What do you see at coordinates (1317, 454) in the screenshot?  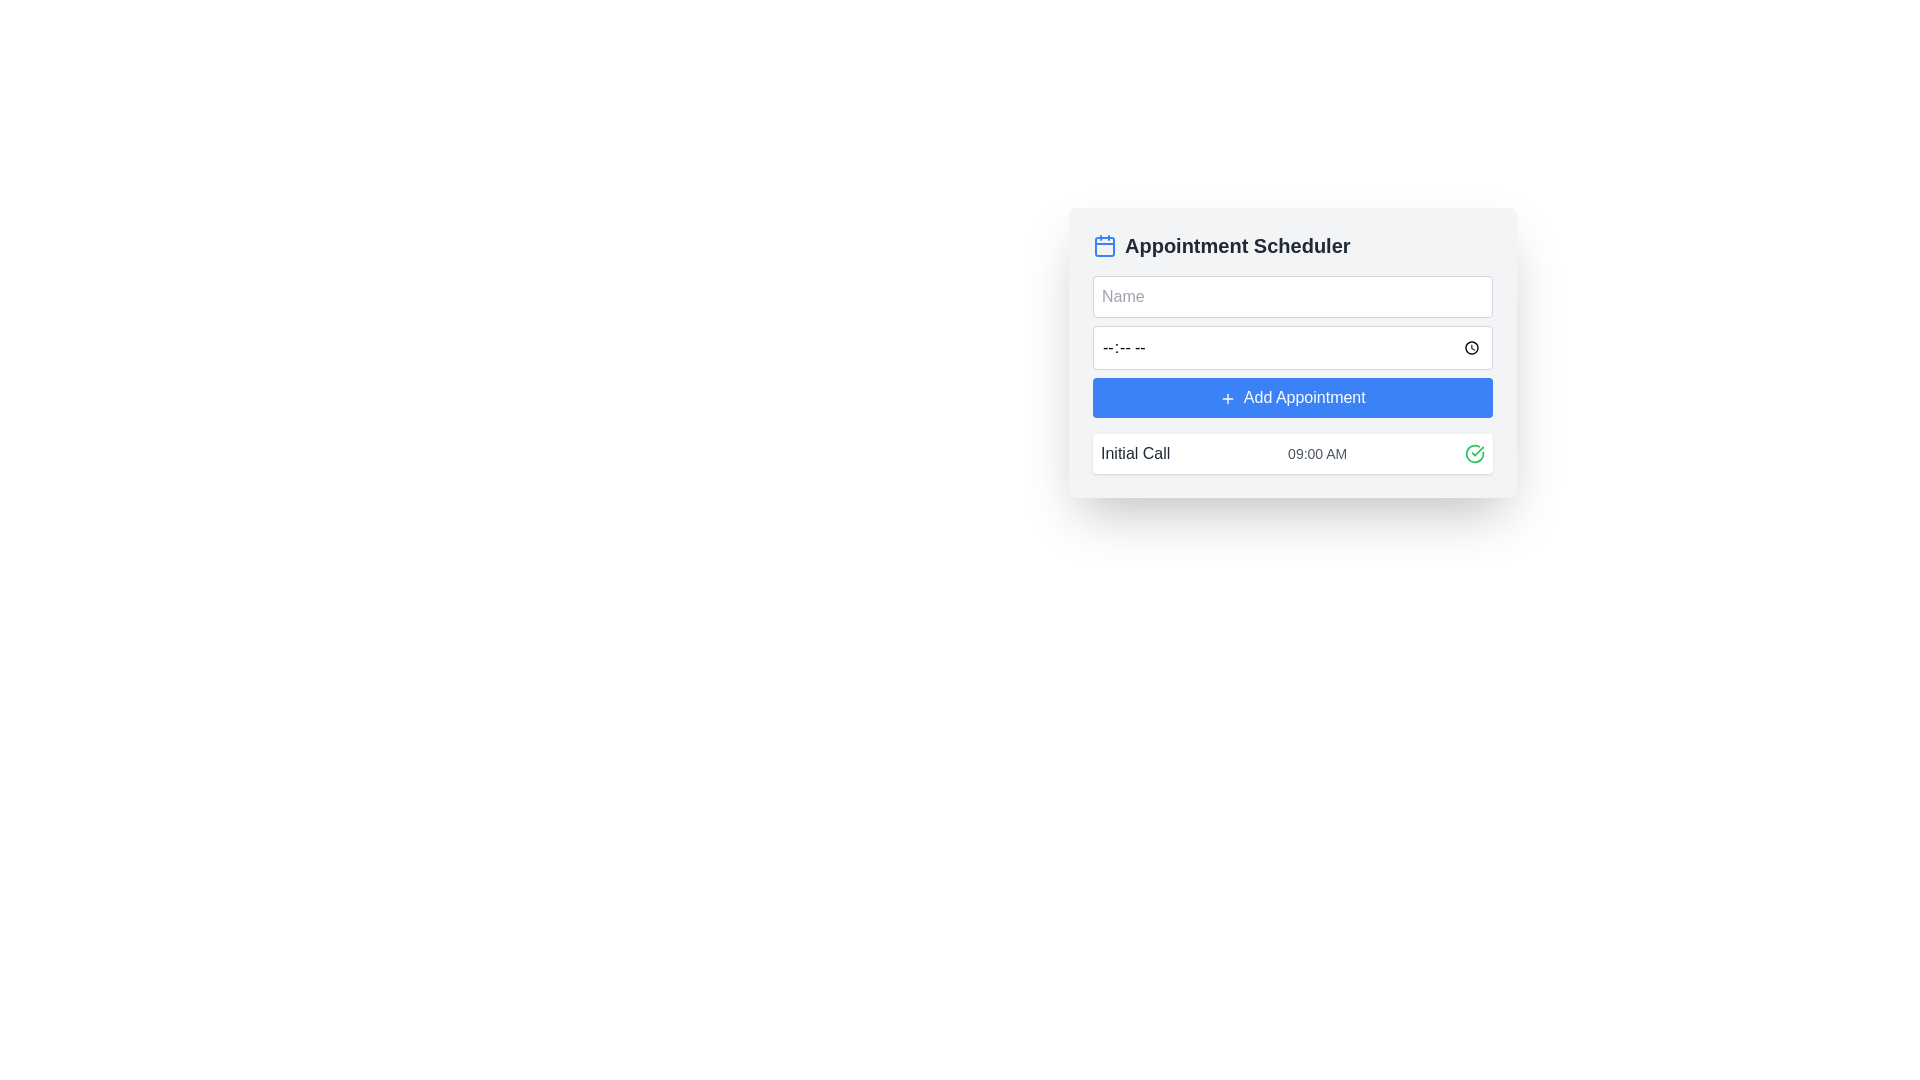 I see `the text label displaying '09:00 AM', which is located in the lower-right part of the section containing 'Initial Call' and the green checkmark circle icon` at bounding box center [1317, 454].